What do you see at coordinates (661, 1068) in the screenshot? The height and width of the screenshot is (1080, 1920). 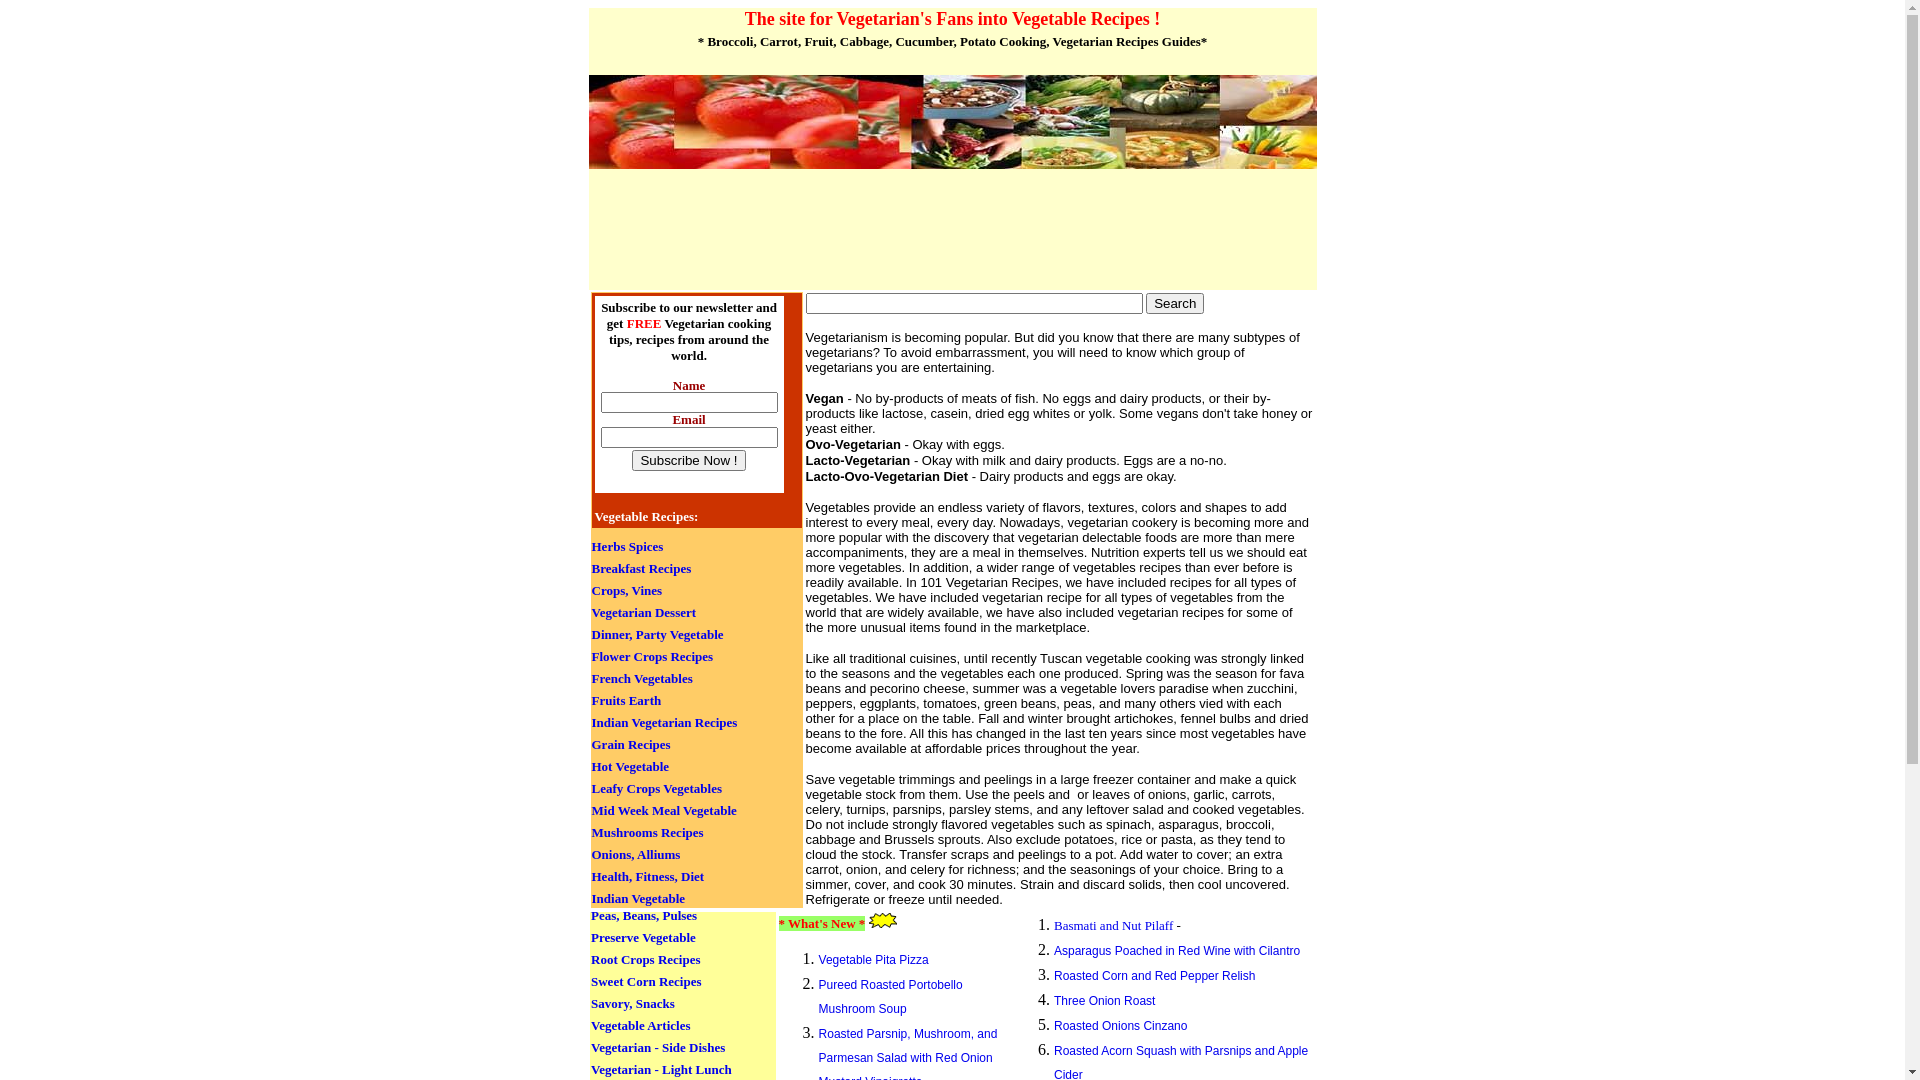 I see `'Vegetarian - Light Lunch'` at bounding box center [661, 1068].